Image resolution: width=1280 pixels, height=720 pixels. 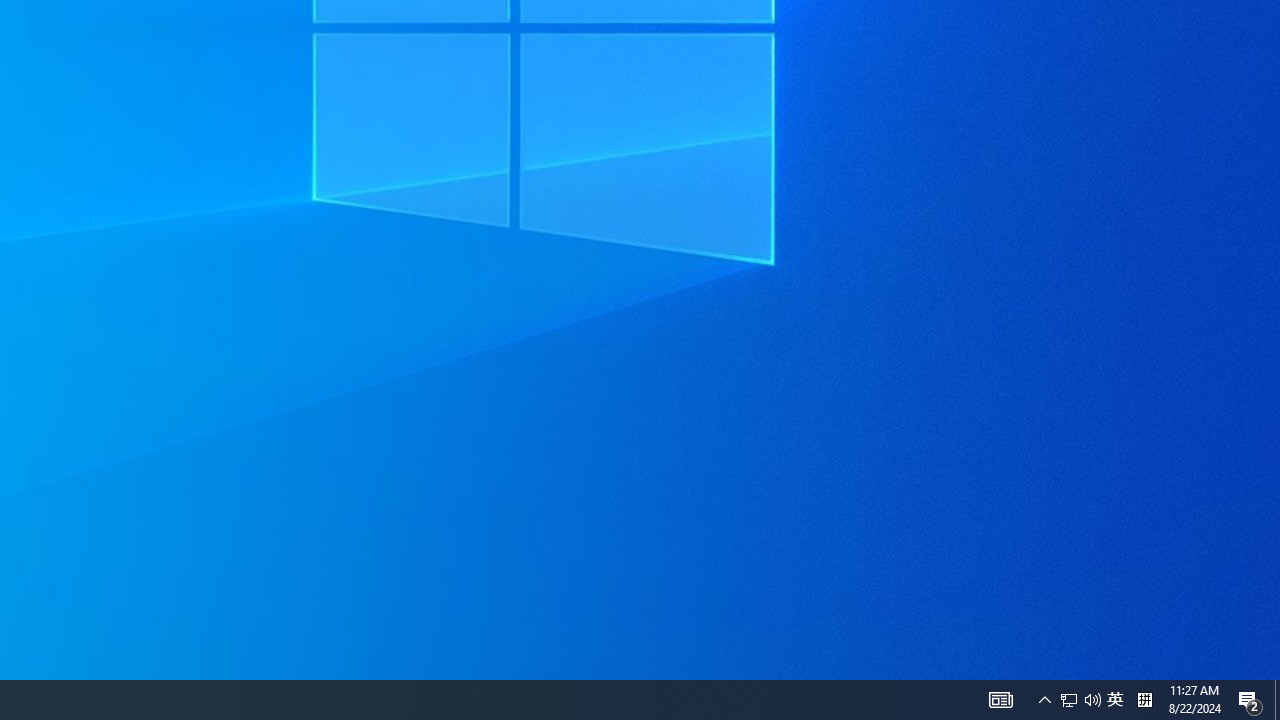 I want to click on 'Show desktop', so click(x=1276, y=698).